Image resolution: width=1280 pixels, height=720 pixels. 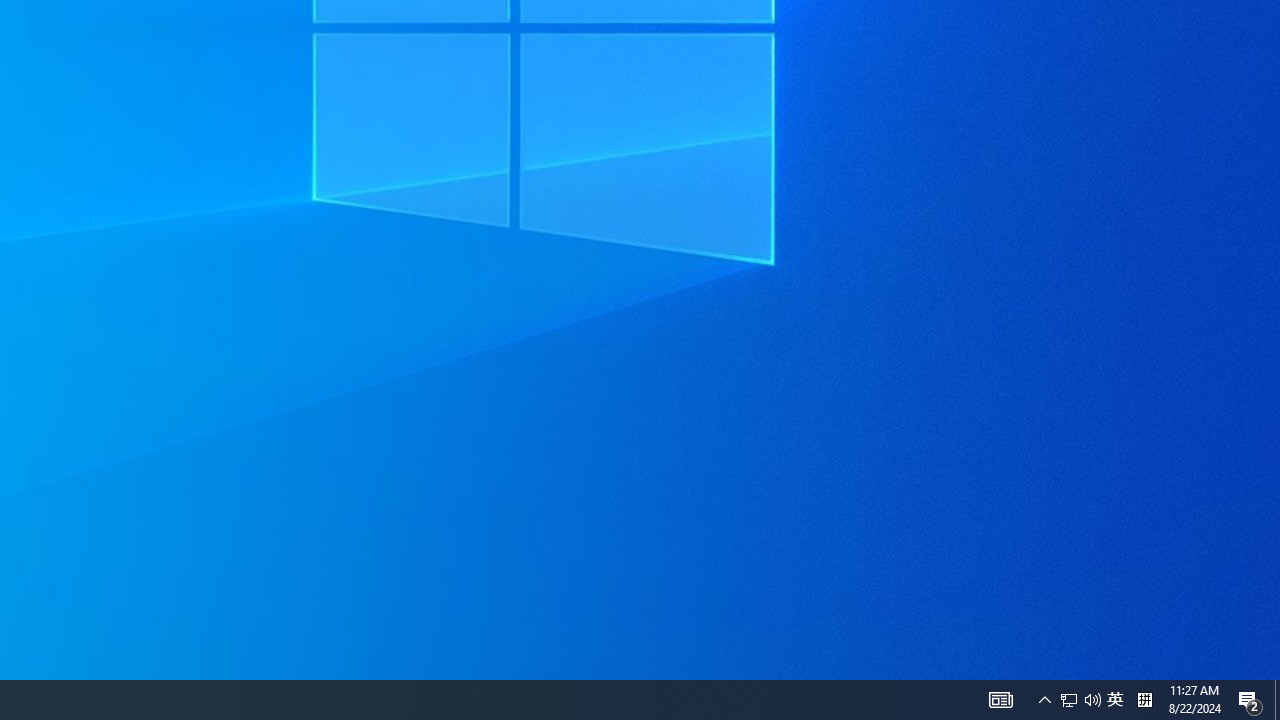 I want to click on 'Show desktop', so click(x=1276, y=698).